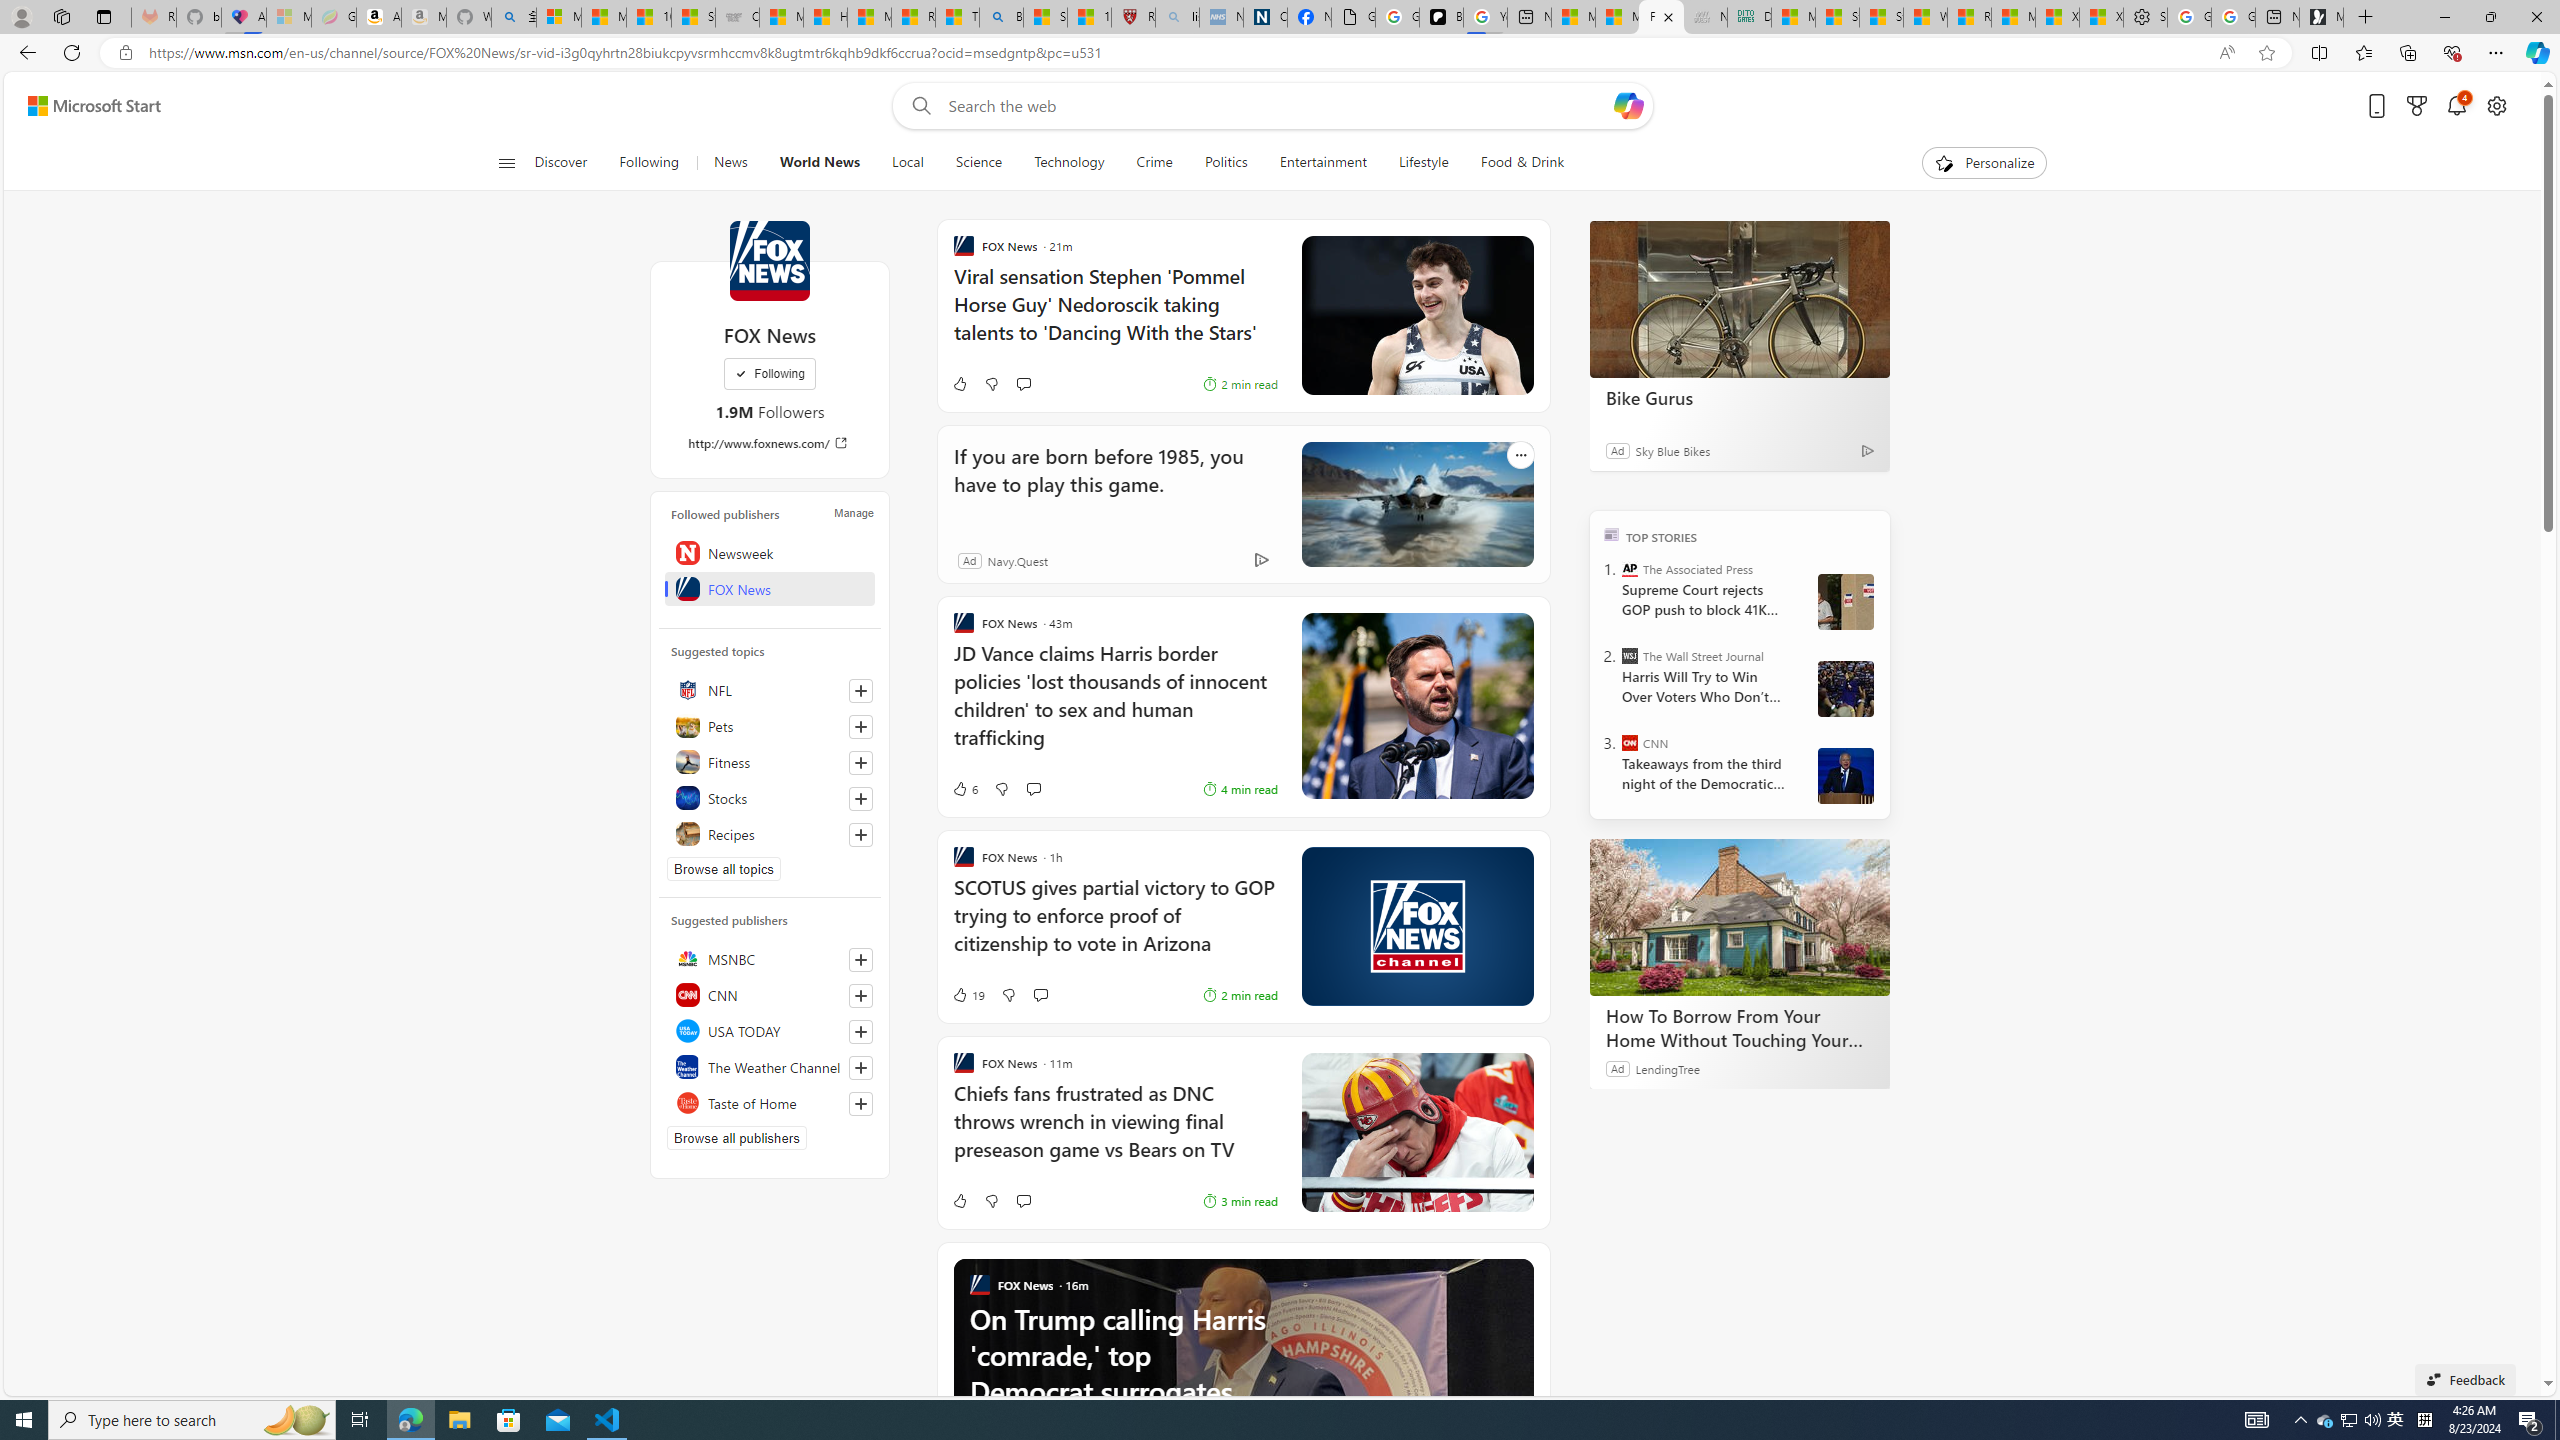  What do you see at coordinates (1108, 482) in the screenshot?
I see `'If you are born before 1985, you have to play this game.'` at bounding box center [1108, 482].